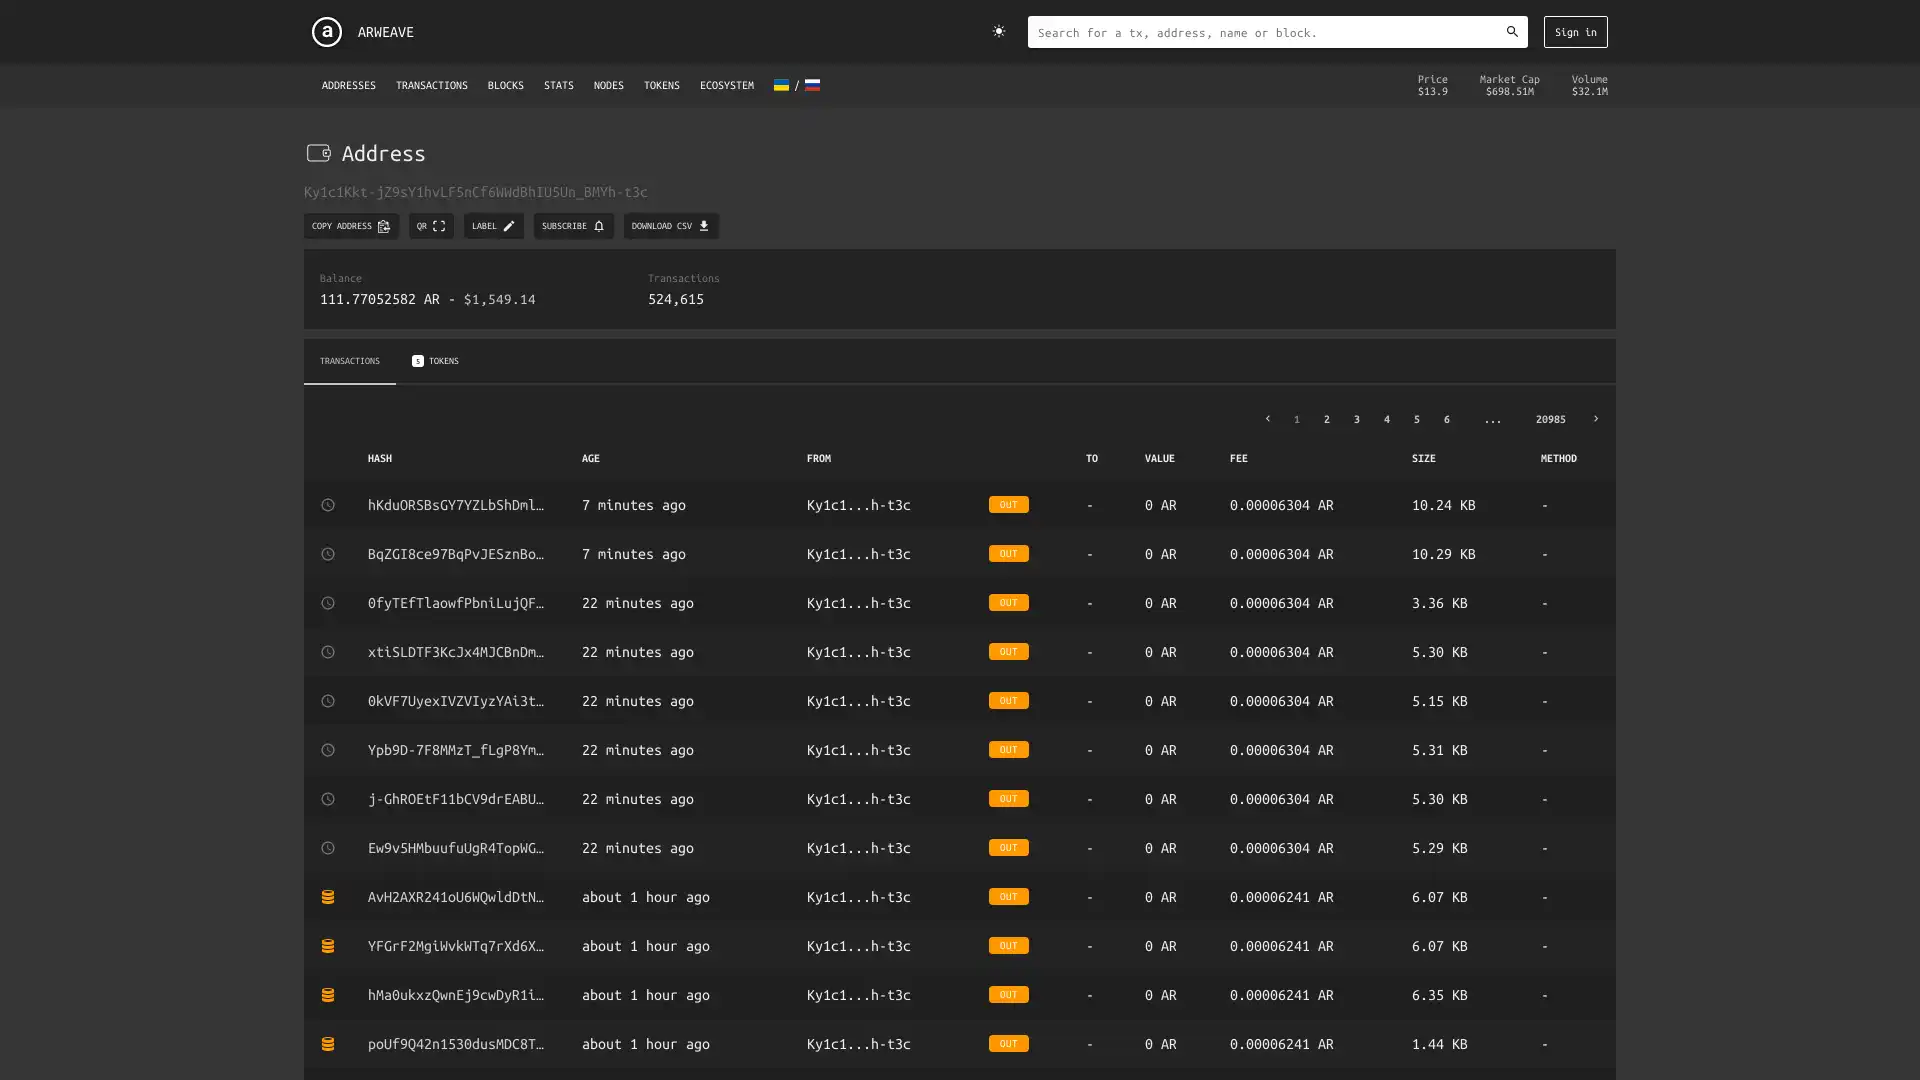 The height and width of the screenshot is (1080, 1920). I want to click on Page 4, so click(1385, 416).